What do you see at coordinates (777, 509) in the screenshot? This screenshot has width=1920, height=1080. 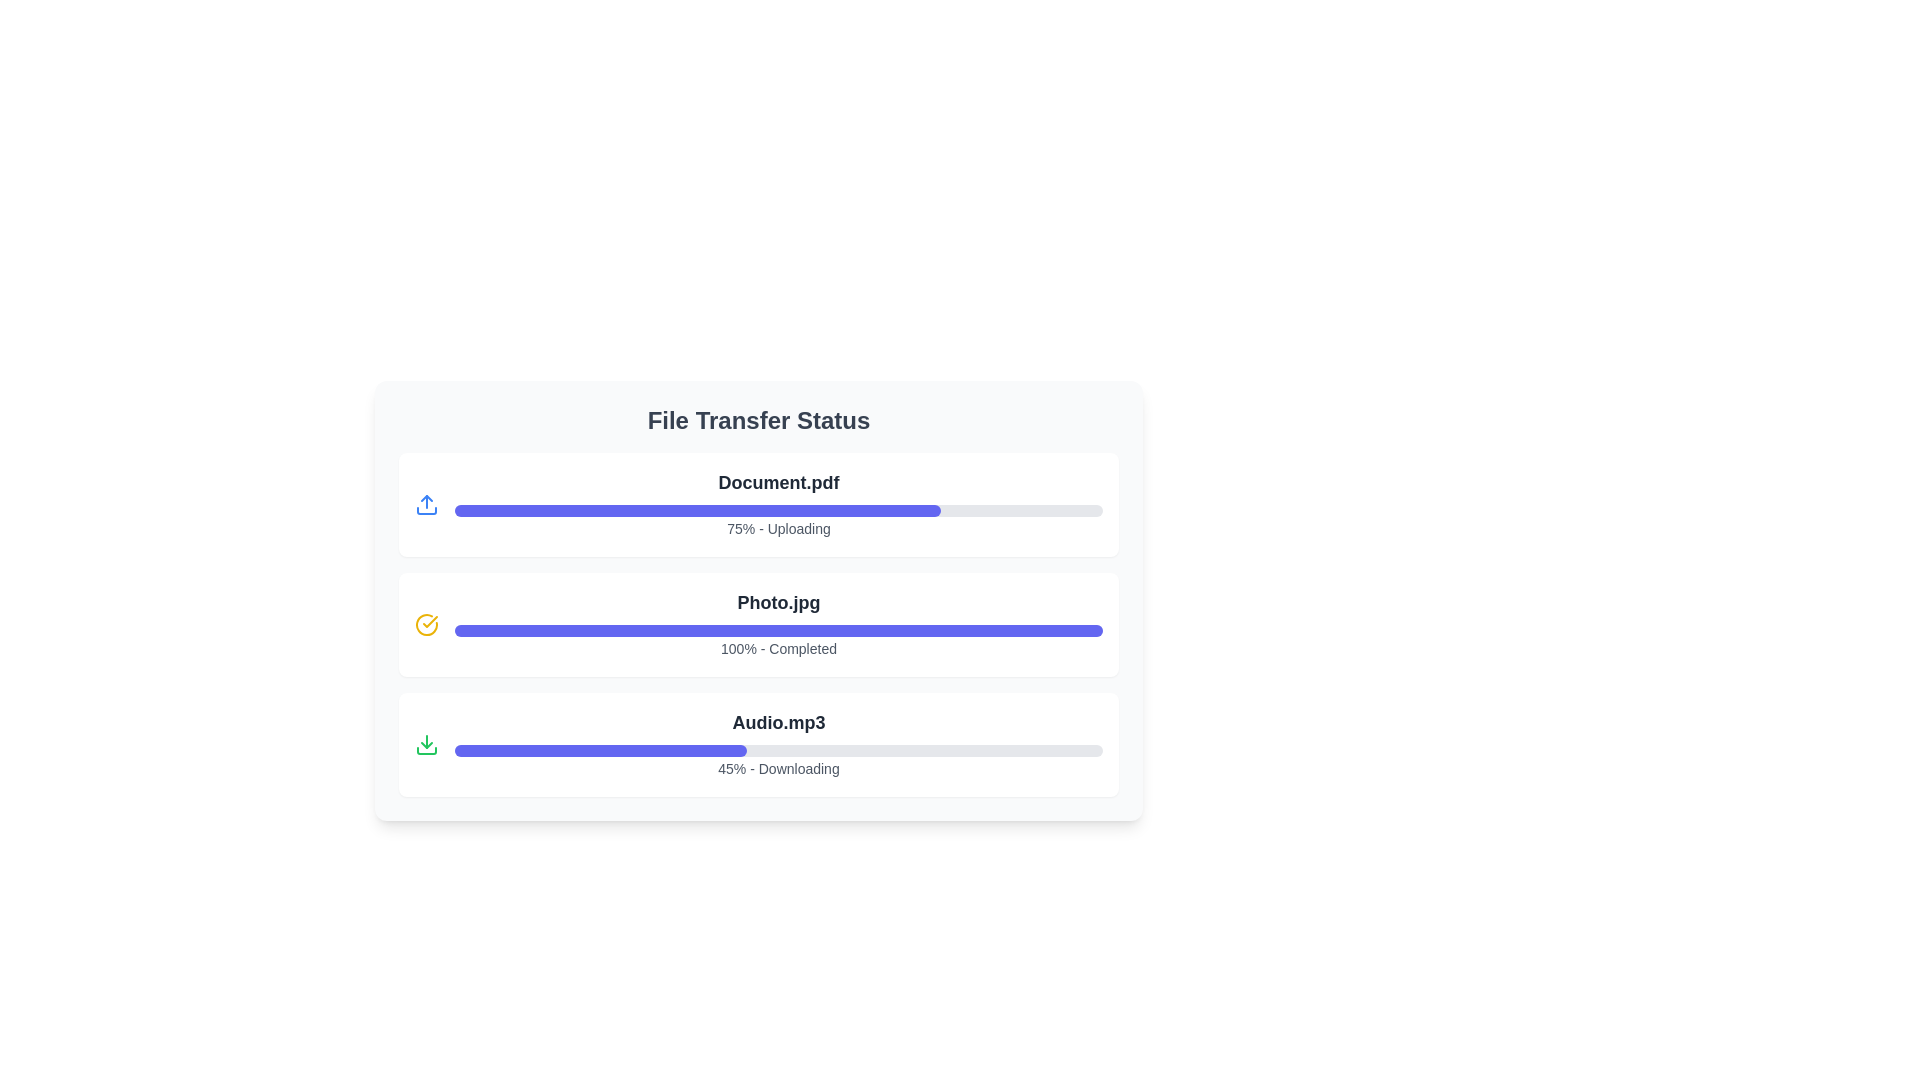 I see `the progress bar indicating the upload progress of 'Document.pdf', which is visually represented by a blue portion that changes dynamically based on the progress percentage` at bounding box center [777, 509].